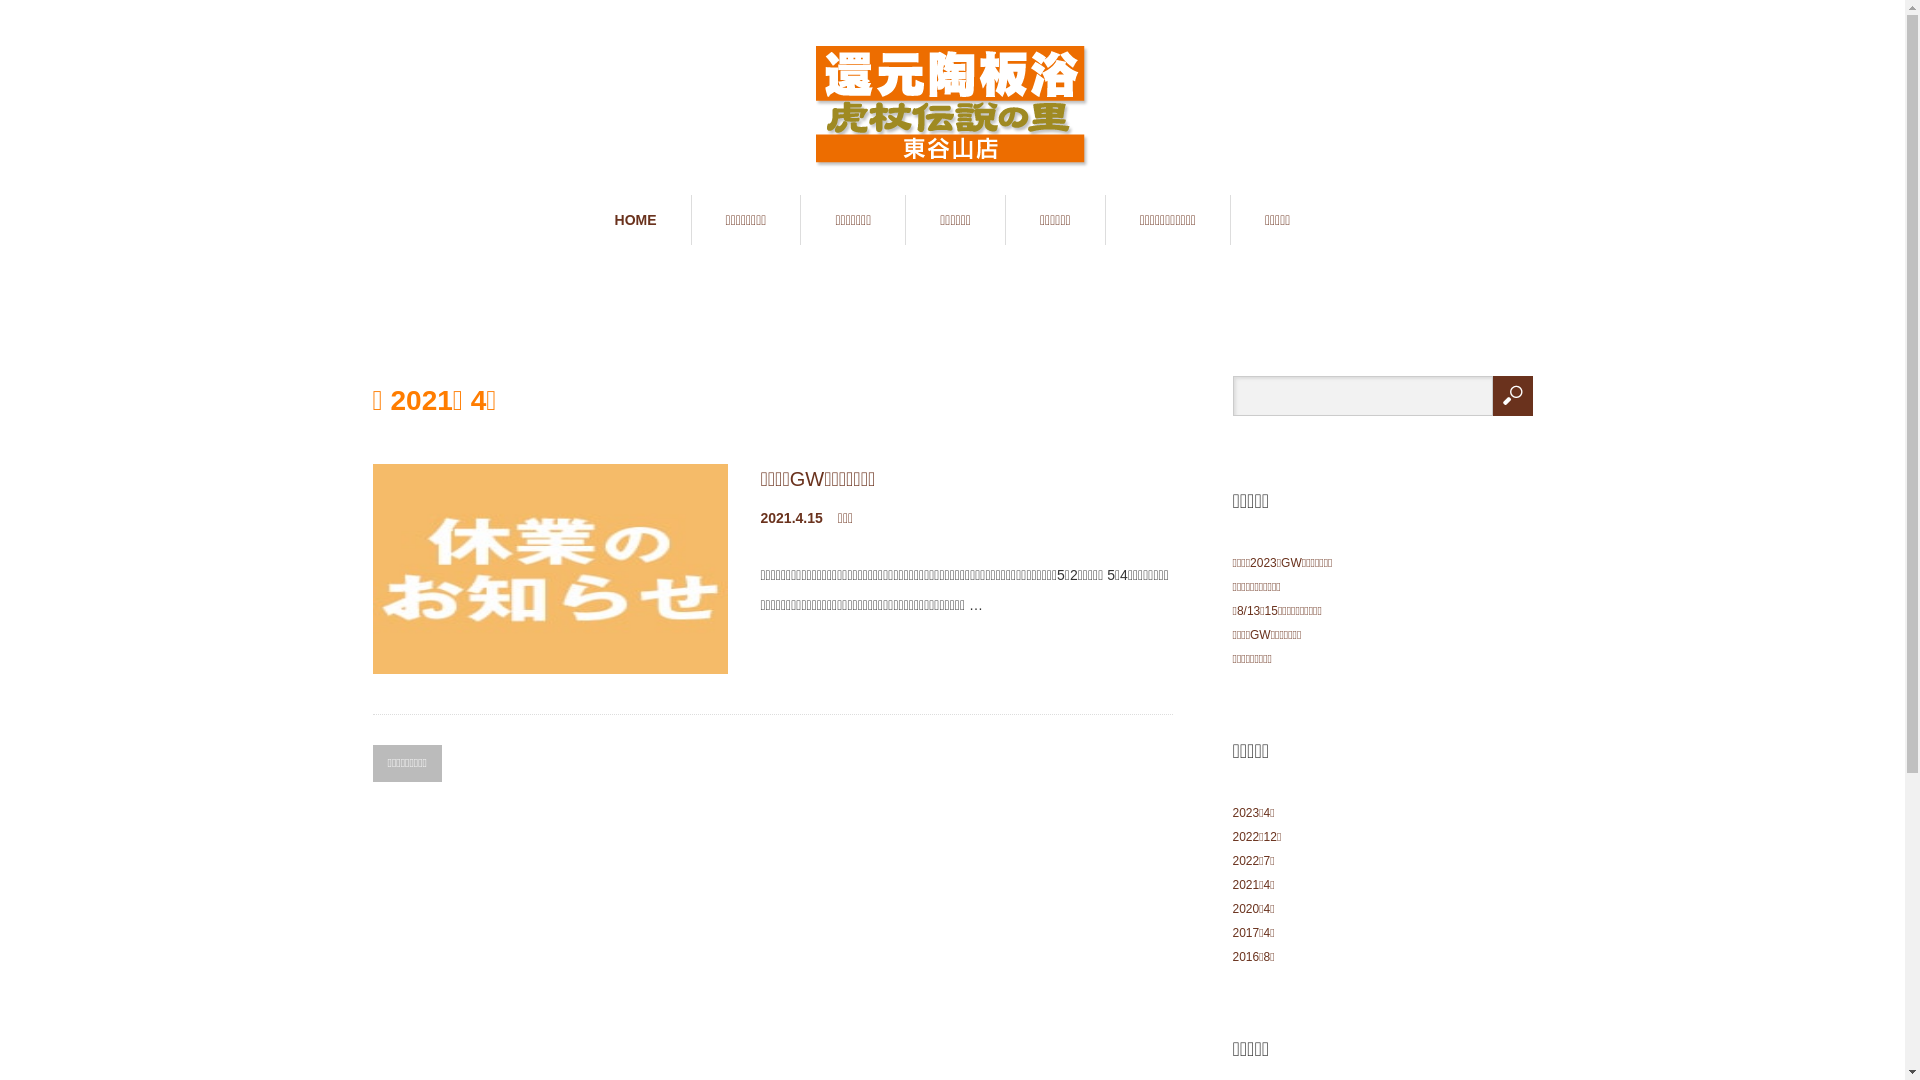  I want to click on 'HOME', so click(635, 219).